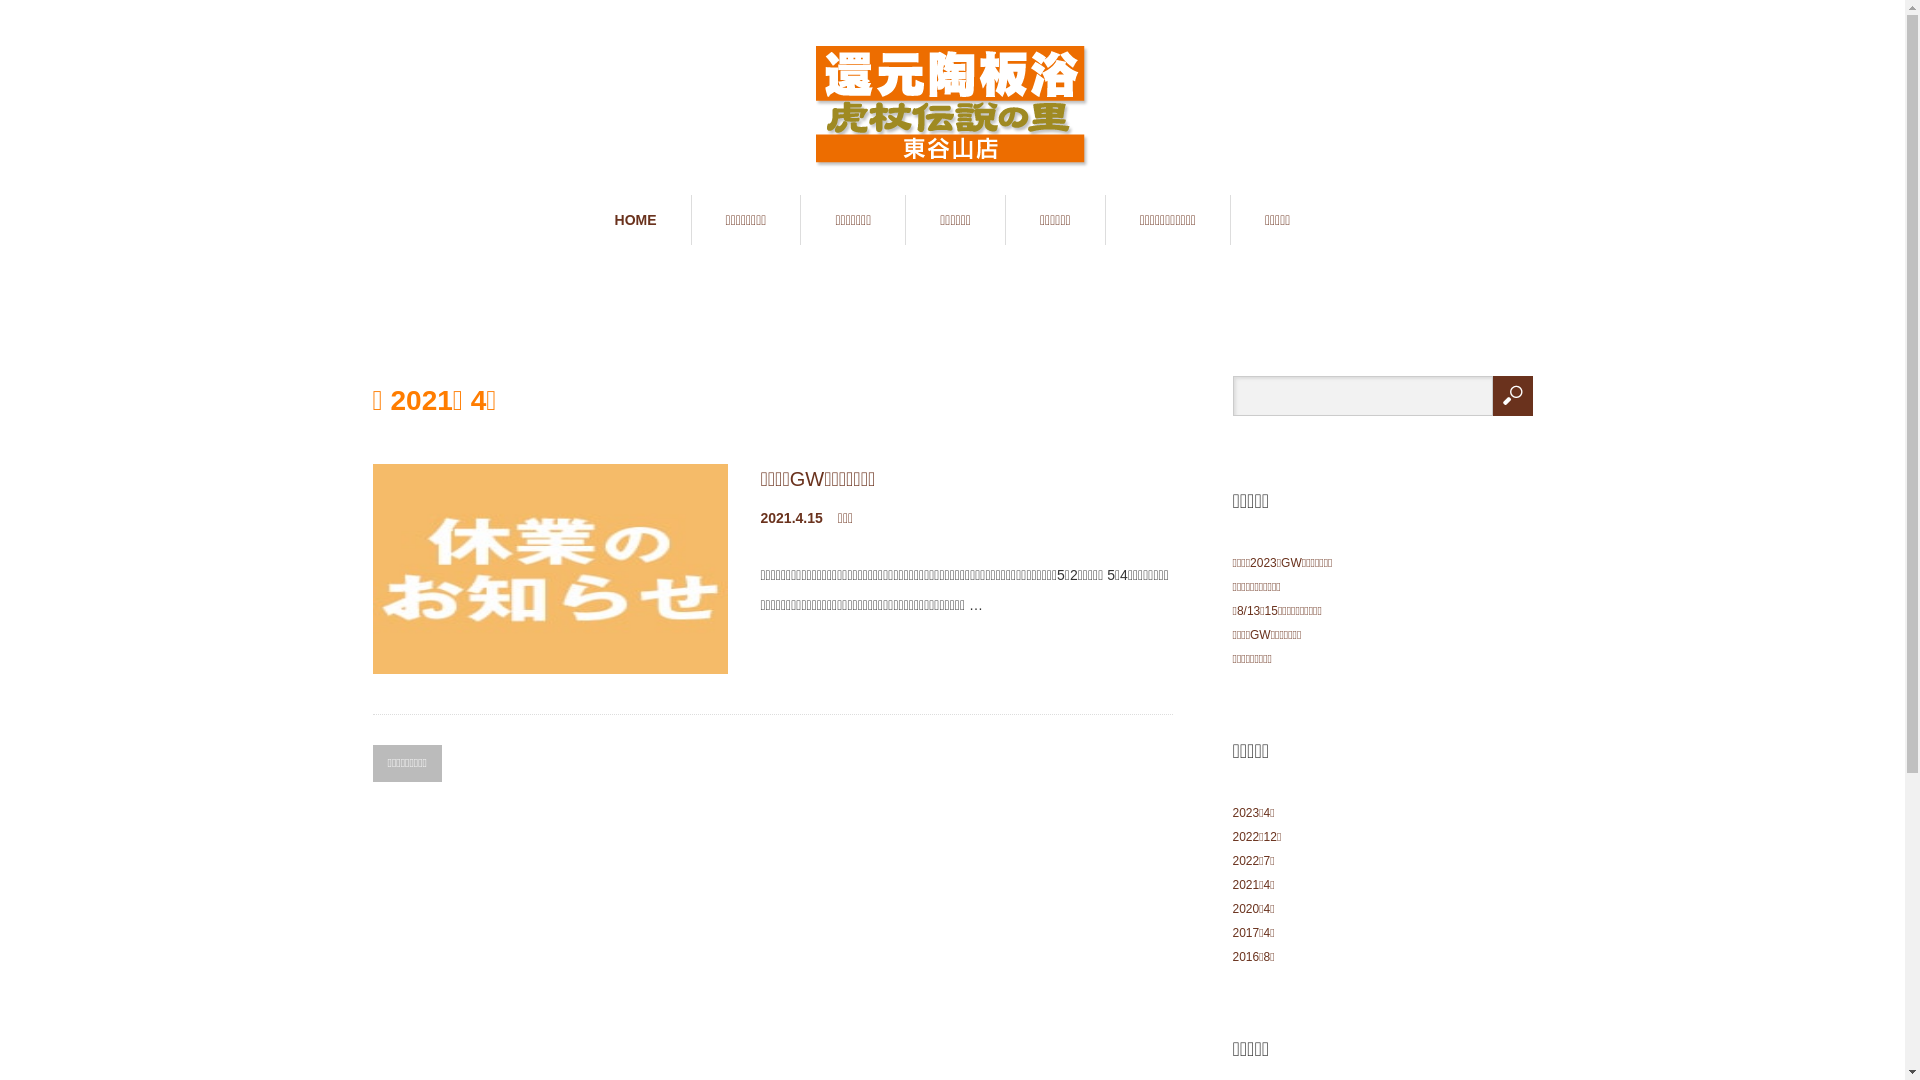  I want to click on 'HOME', so click(635, 219).